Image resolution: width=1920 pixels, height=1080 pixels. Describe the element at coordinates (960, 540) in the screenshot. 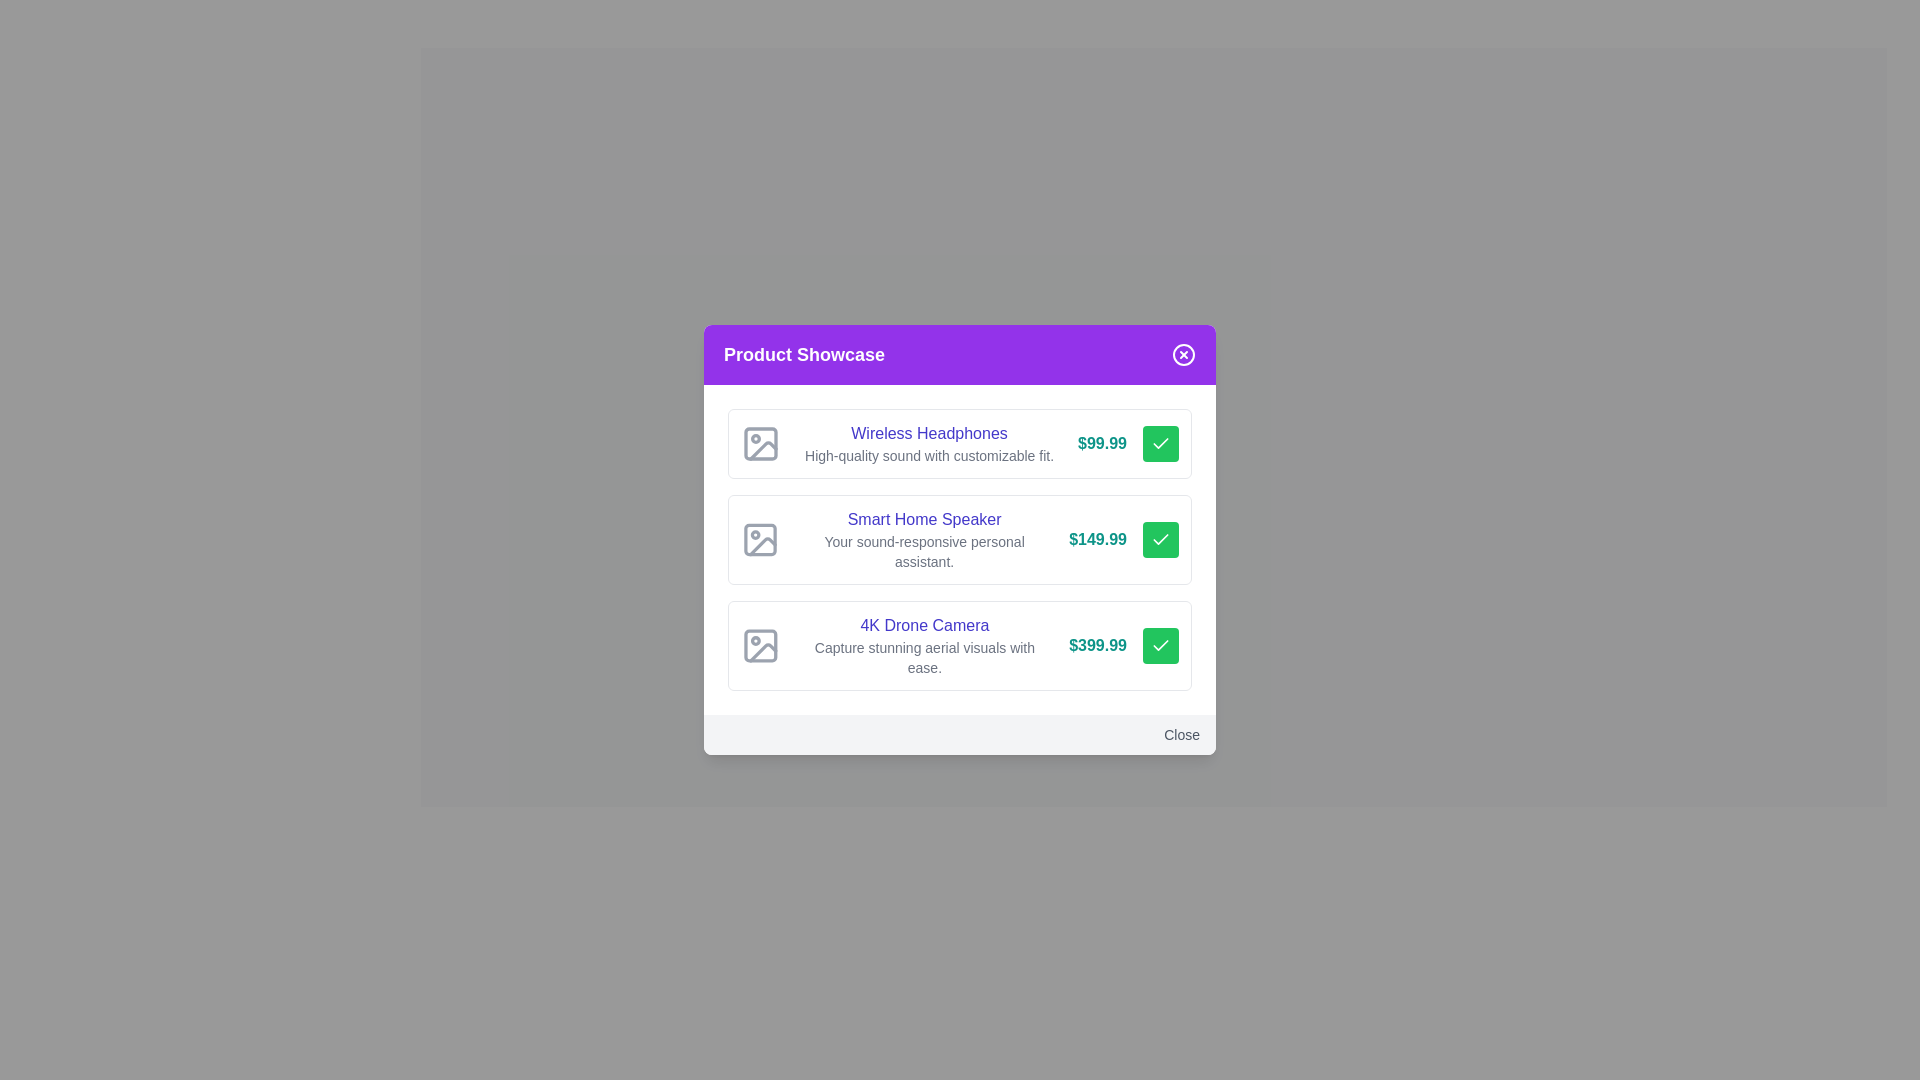

I see `the product content within the modal titled 'Product Showcase', which has a white background, rounded corners, and is centrally positioned` at that location.